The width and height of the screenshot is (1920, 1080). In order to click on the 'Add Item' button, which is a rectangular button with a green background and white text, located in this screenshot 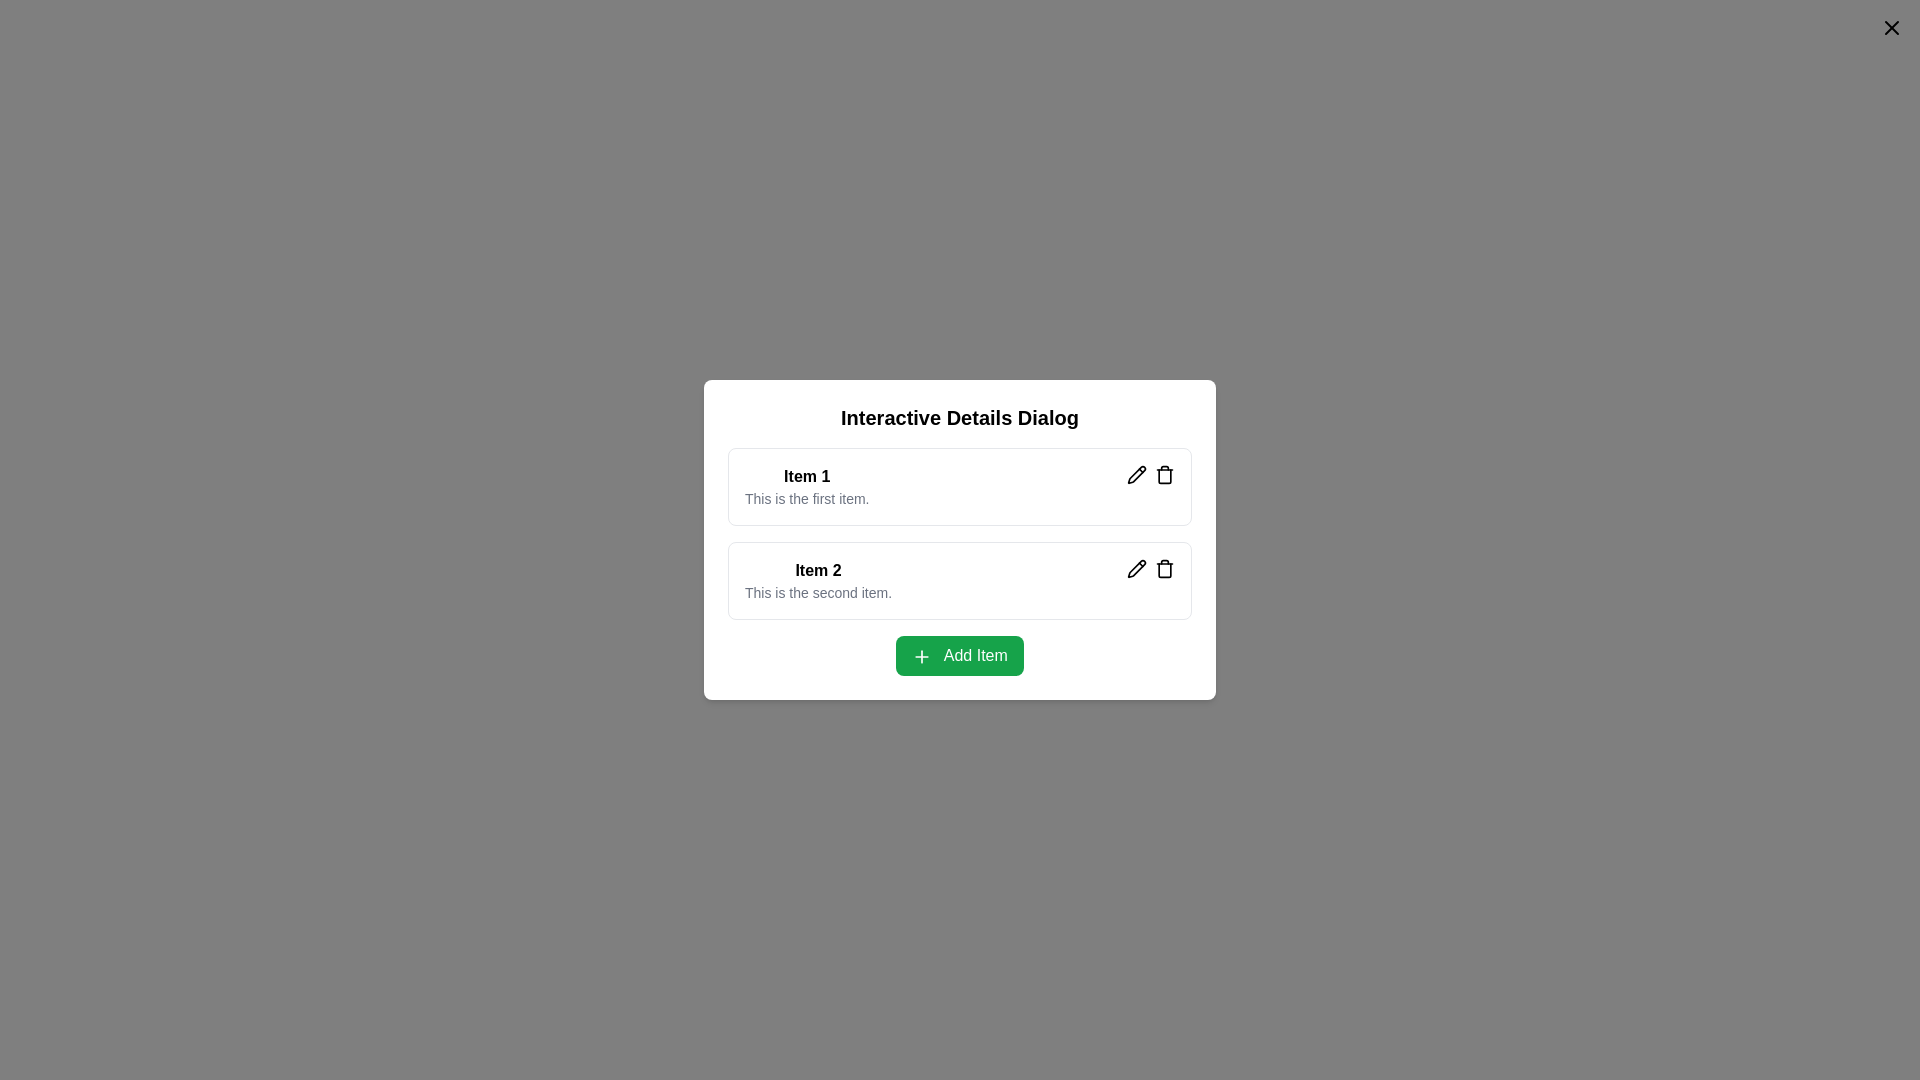, I will do `click(960, 655)`.